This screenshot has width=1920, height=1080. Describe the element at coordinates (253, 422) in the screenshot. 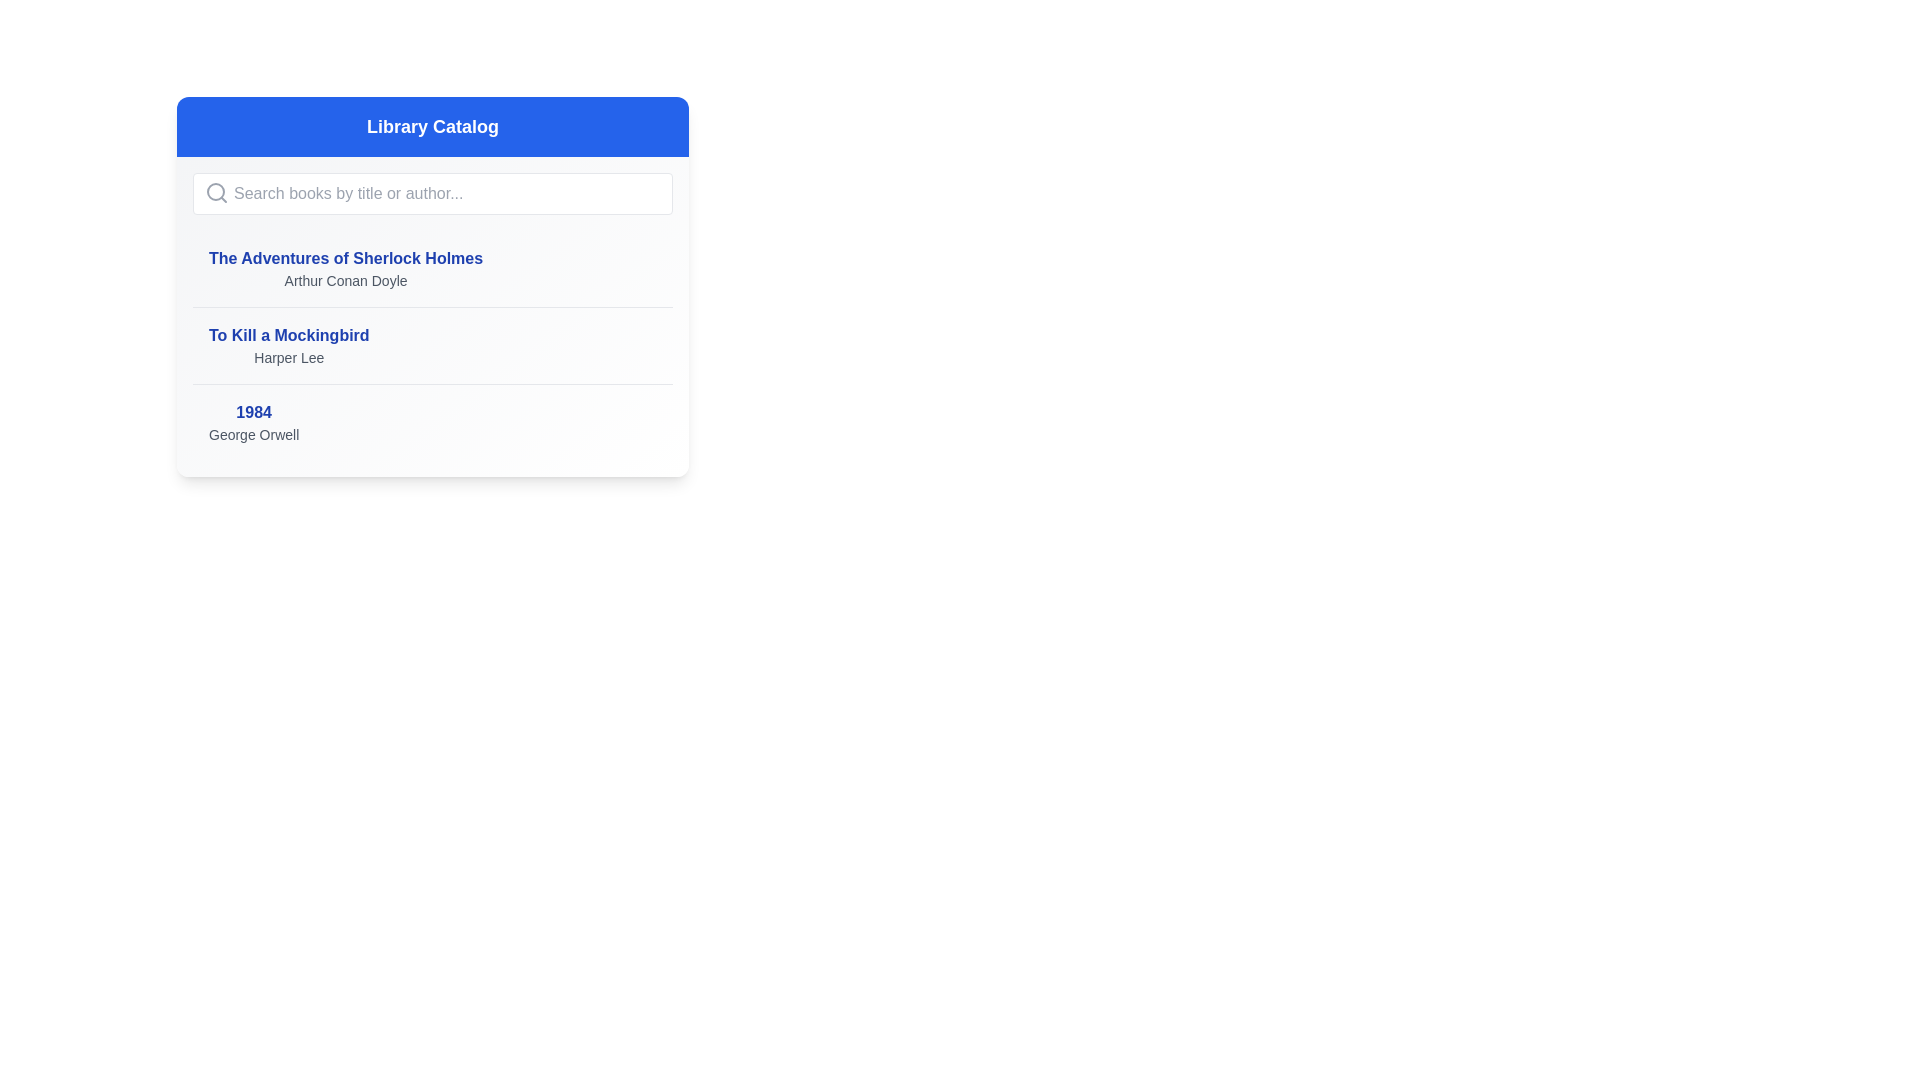

I see `the text block displaying the title '1984' in bold blue font and the author's name 'George Orwell' in smaller gray font, which is the third entry in the interactive list` at that location.